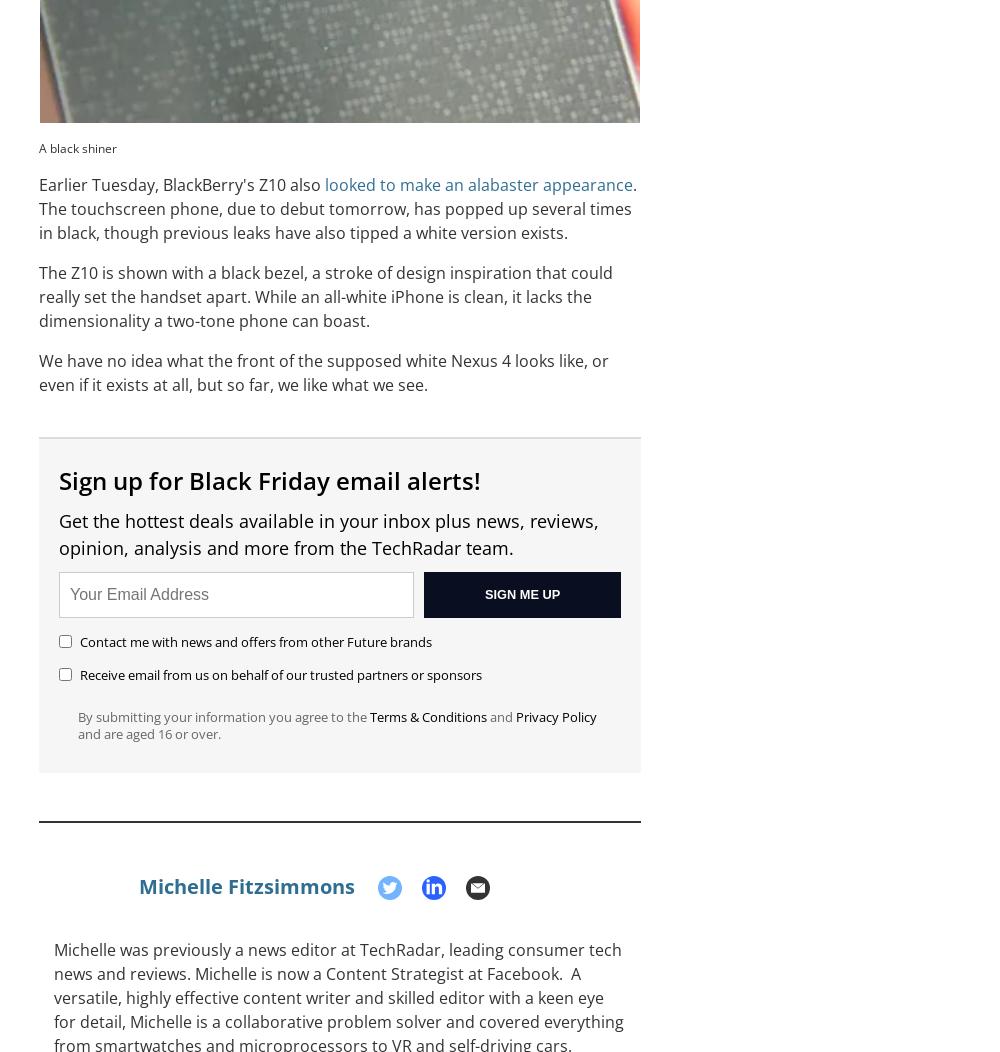 The width and height of the screenshot is (1000, 1052). What do you see at coordinates (486, 717) in the screenshot?
I see `'and'` at bounding box center [486, 717].